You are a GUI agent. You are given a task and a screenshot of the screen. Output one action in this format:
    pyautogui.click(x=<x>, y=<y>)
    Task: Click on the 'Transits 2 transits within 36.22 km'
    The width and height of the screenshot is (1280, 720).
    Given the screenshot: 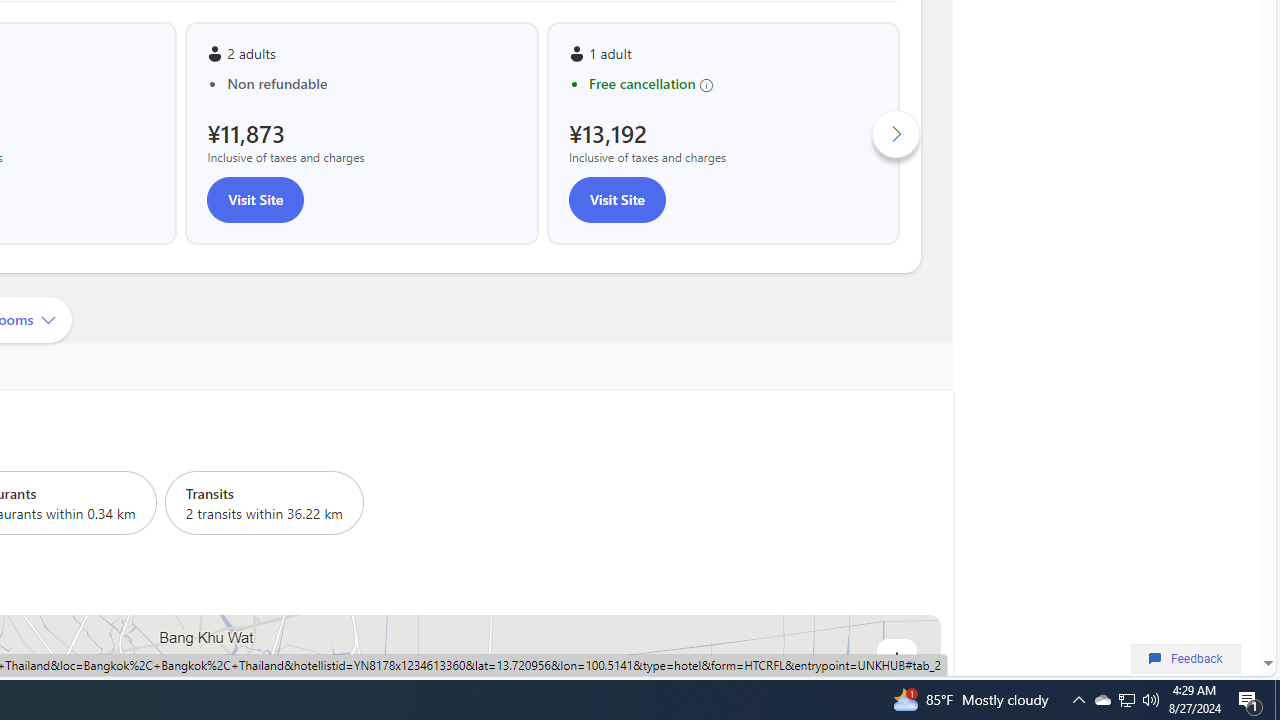 What is the action you would take?
    pyautogui.click(x=263, y=501)
    